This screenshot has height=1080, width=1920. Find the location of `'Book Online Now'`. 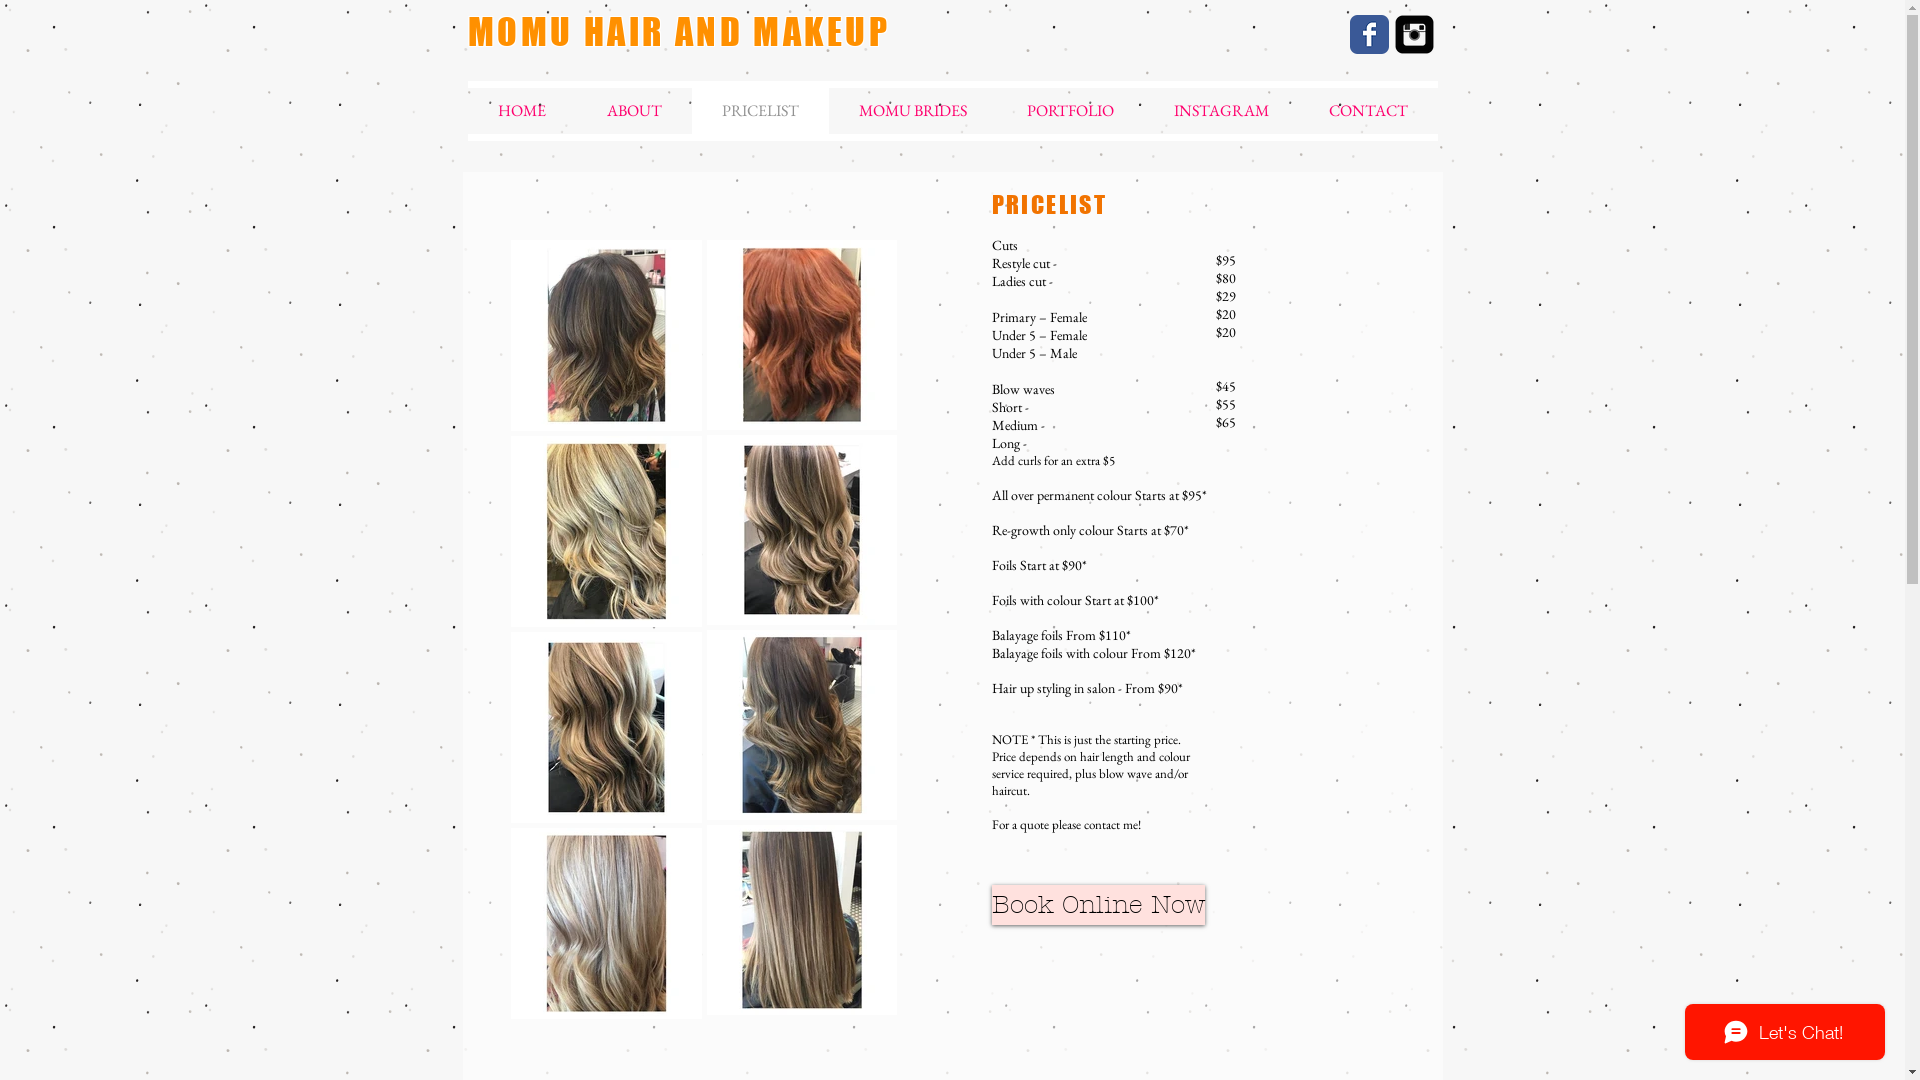

'Book Online Now' is located at coordinates (1097, 905).